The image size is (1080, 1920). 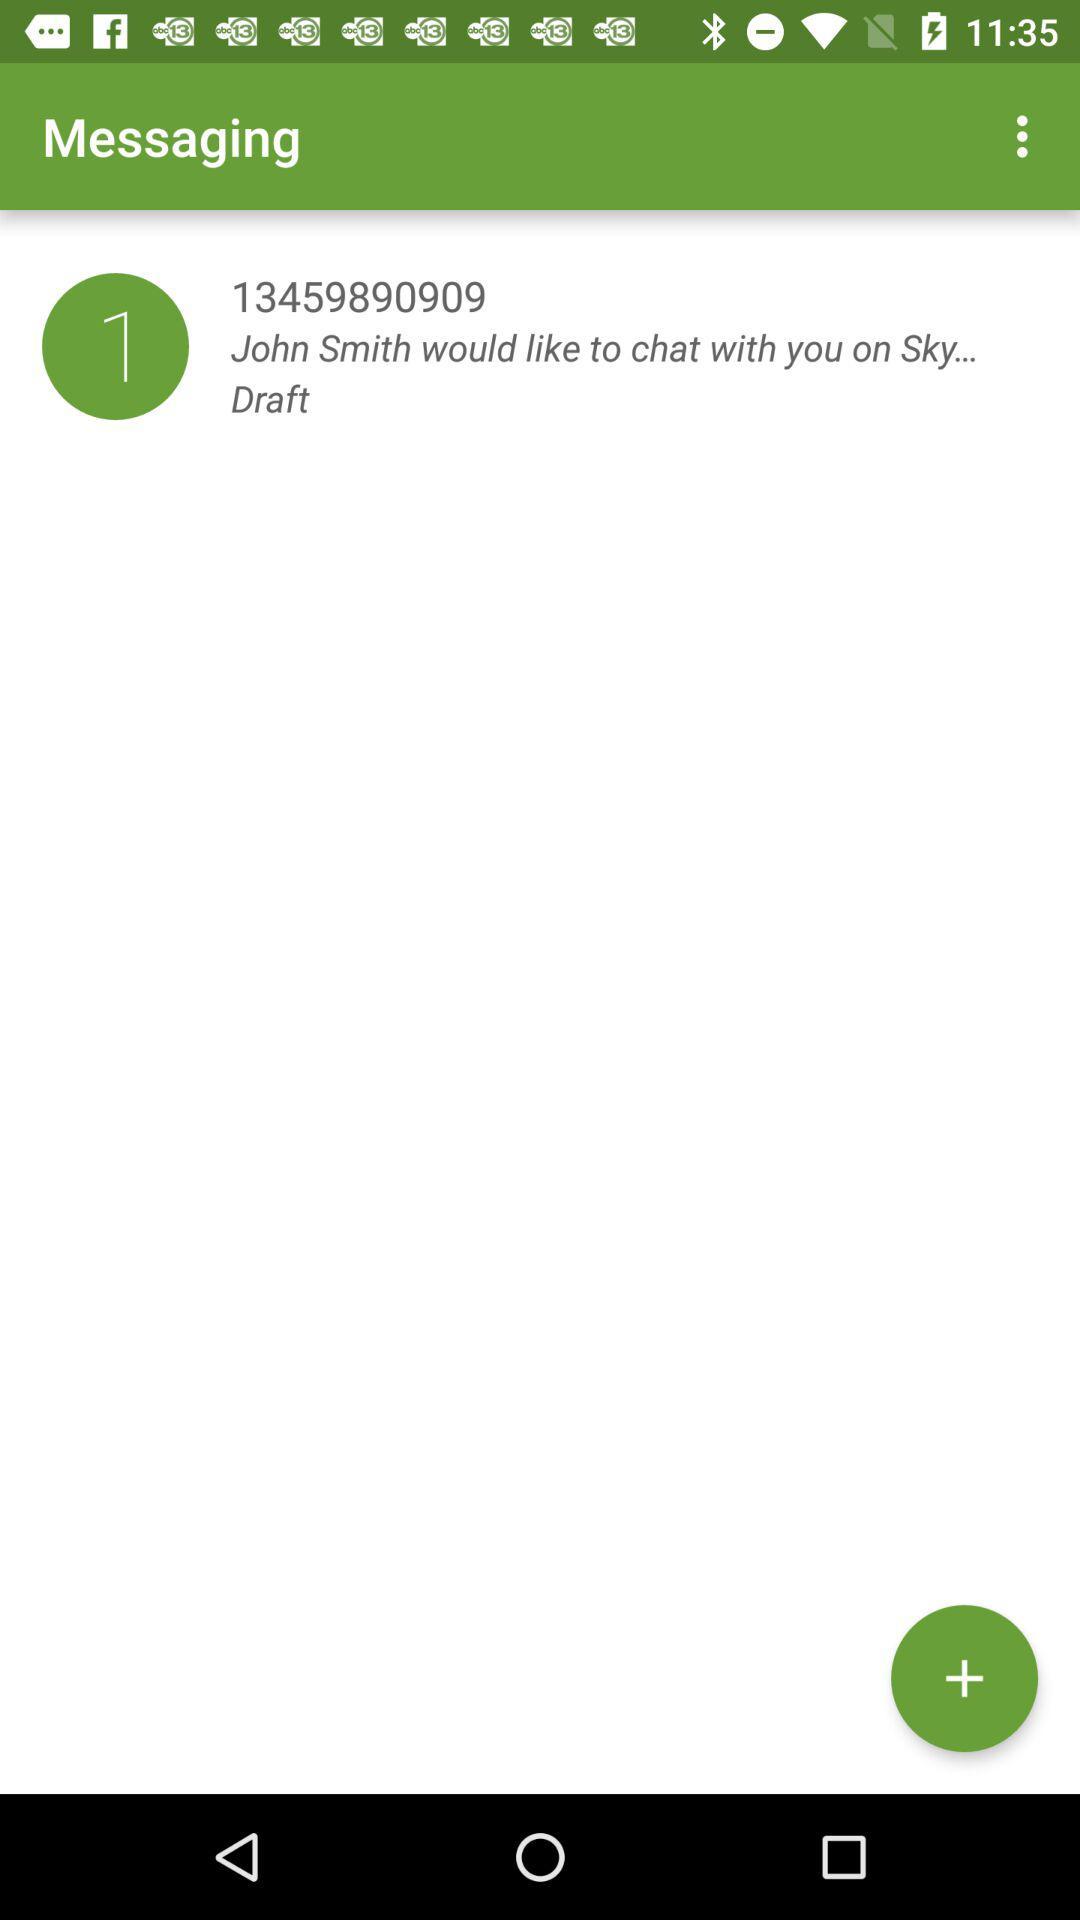 What do you see at coordinates (963, 1678) in the screenshot?
I see `the icon at the bottom right corner` at bounding box center [963, 1678].